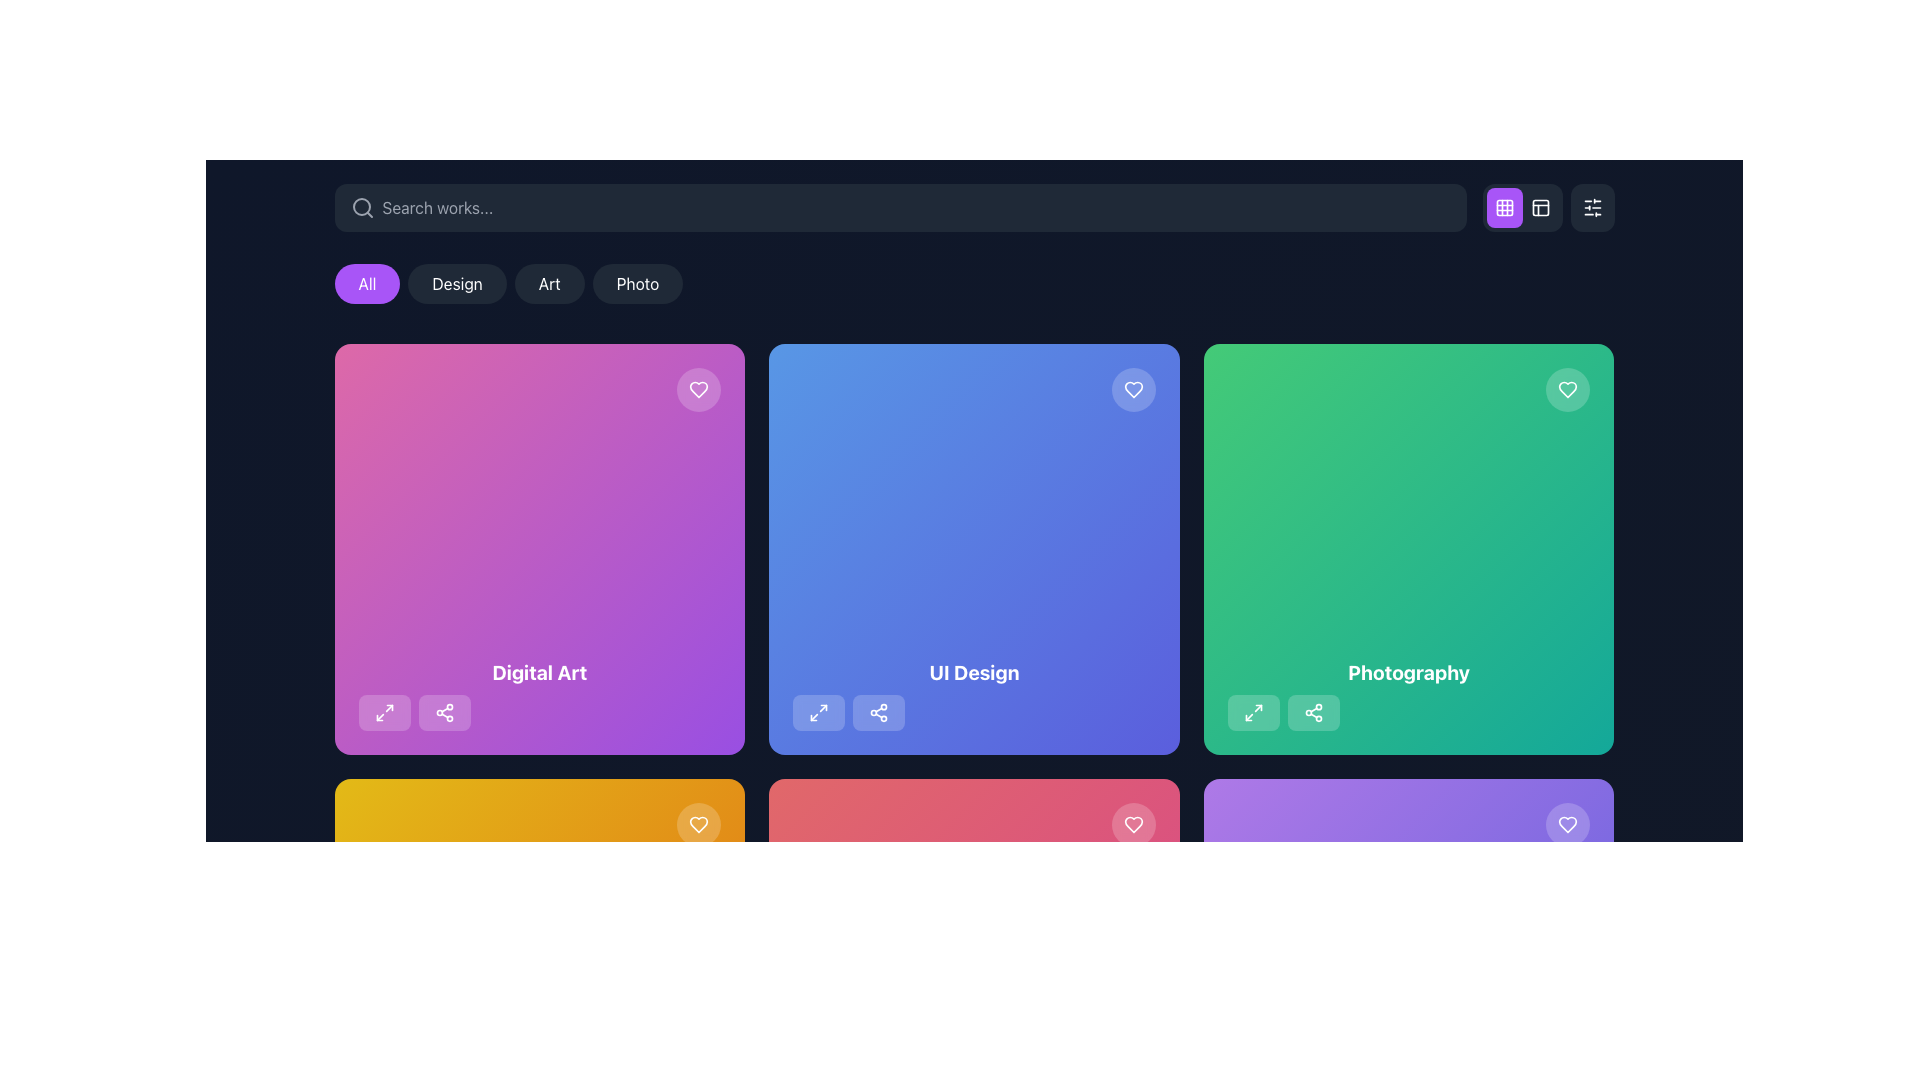 The height and width of the screenshot is (1080, 1920). What do you see at coordinates (1313, 711) in the screenshot?
I see `the sharing icon located on the green rounded card titled 'Photography' in the bottom-right corner` at bounding box center [1313, 711].